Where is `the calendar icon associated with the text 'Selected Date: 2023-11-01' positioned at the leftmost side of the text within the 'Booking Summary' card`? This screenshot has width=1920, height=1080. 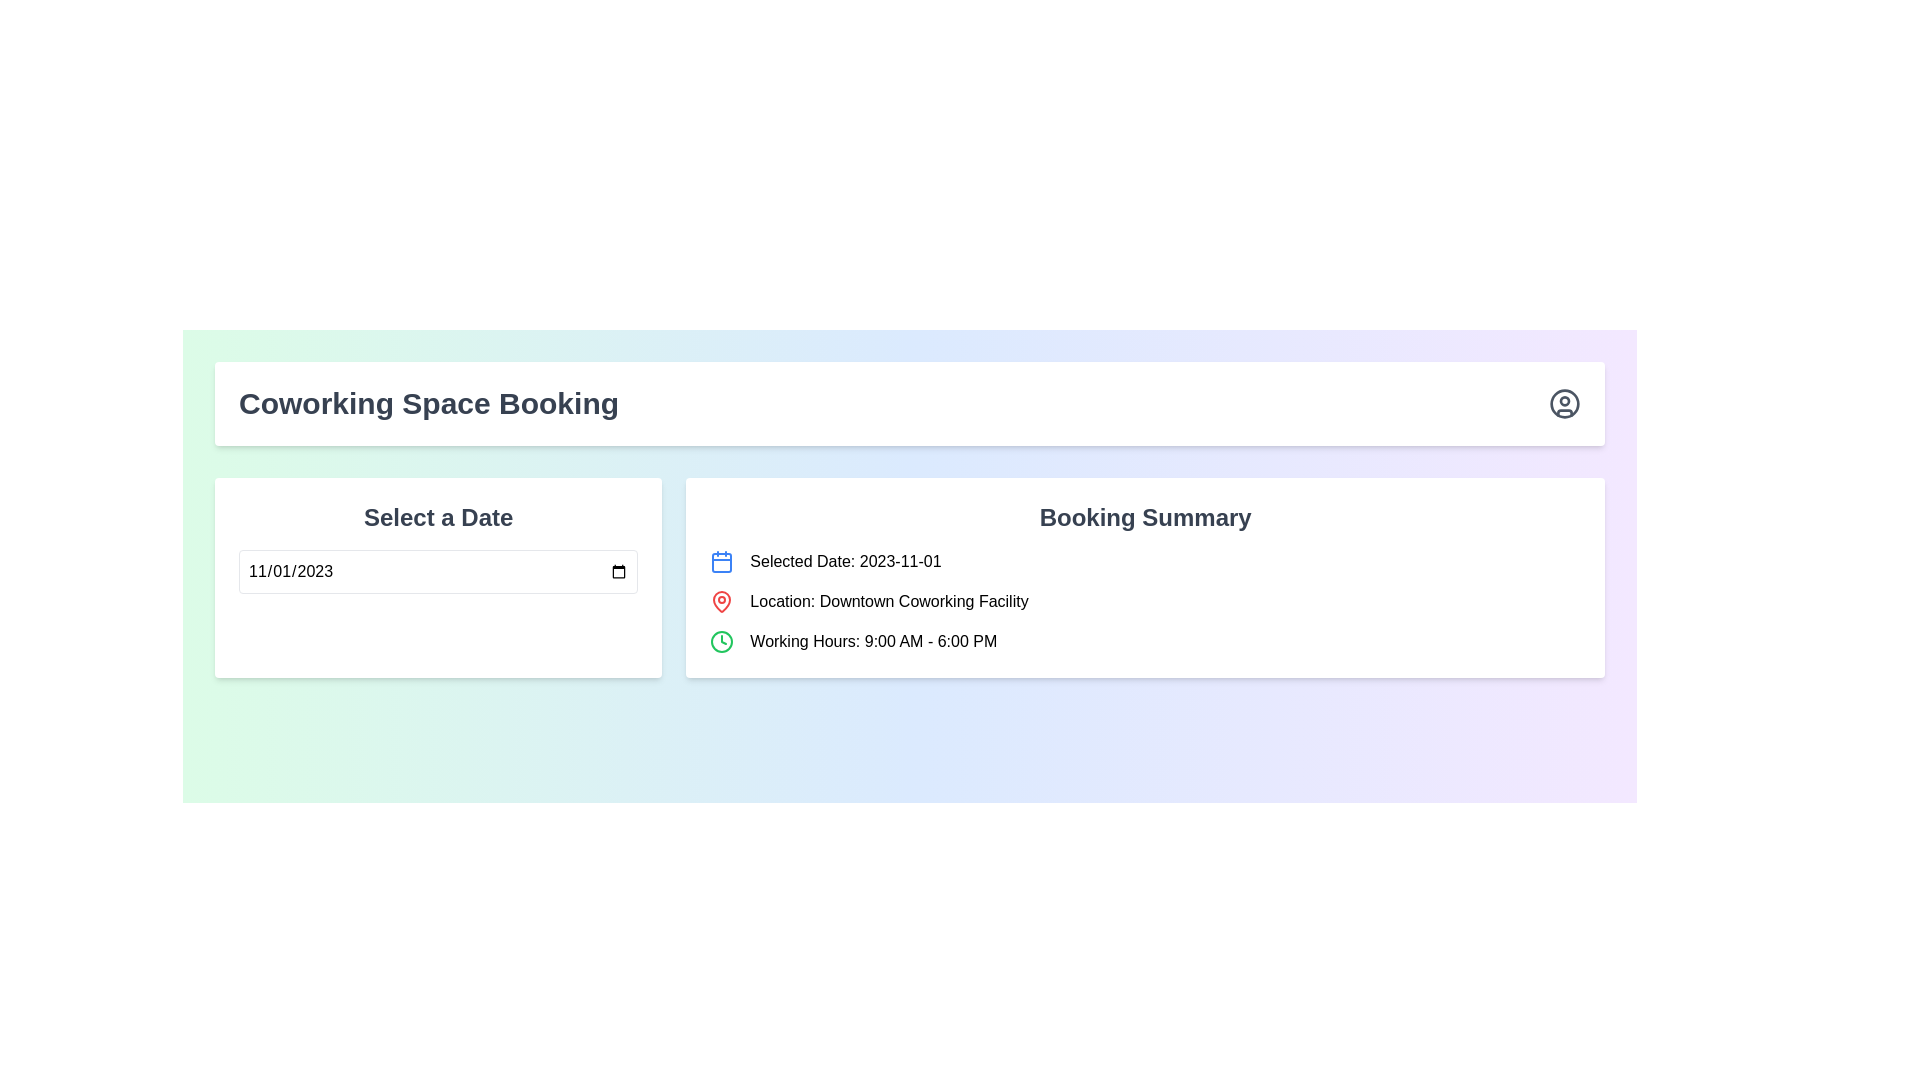
the calendar icon associated with the text 'Selected Date: 2023-11-01' positioned at the leftmost side of the text within the 'Booking Summary' card is located at coordinates (721, 562).